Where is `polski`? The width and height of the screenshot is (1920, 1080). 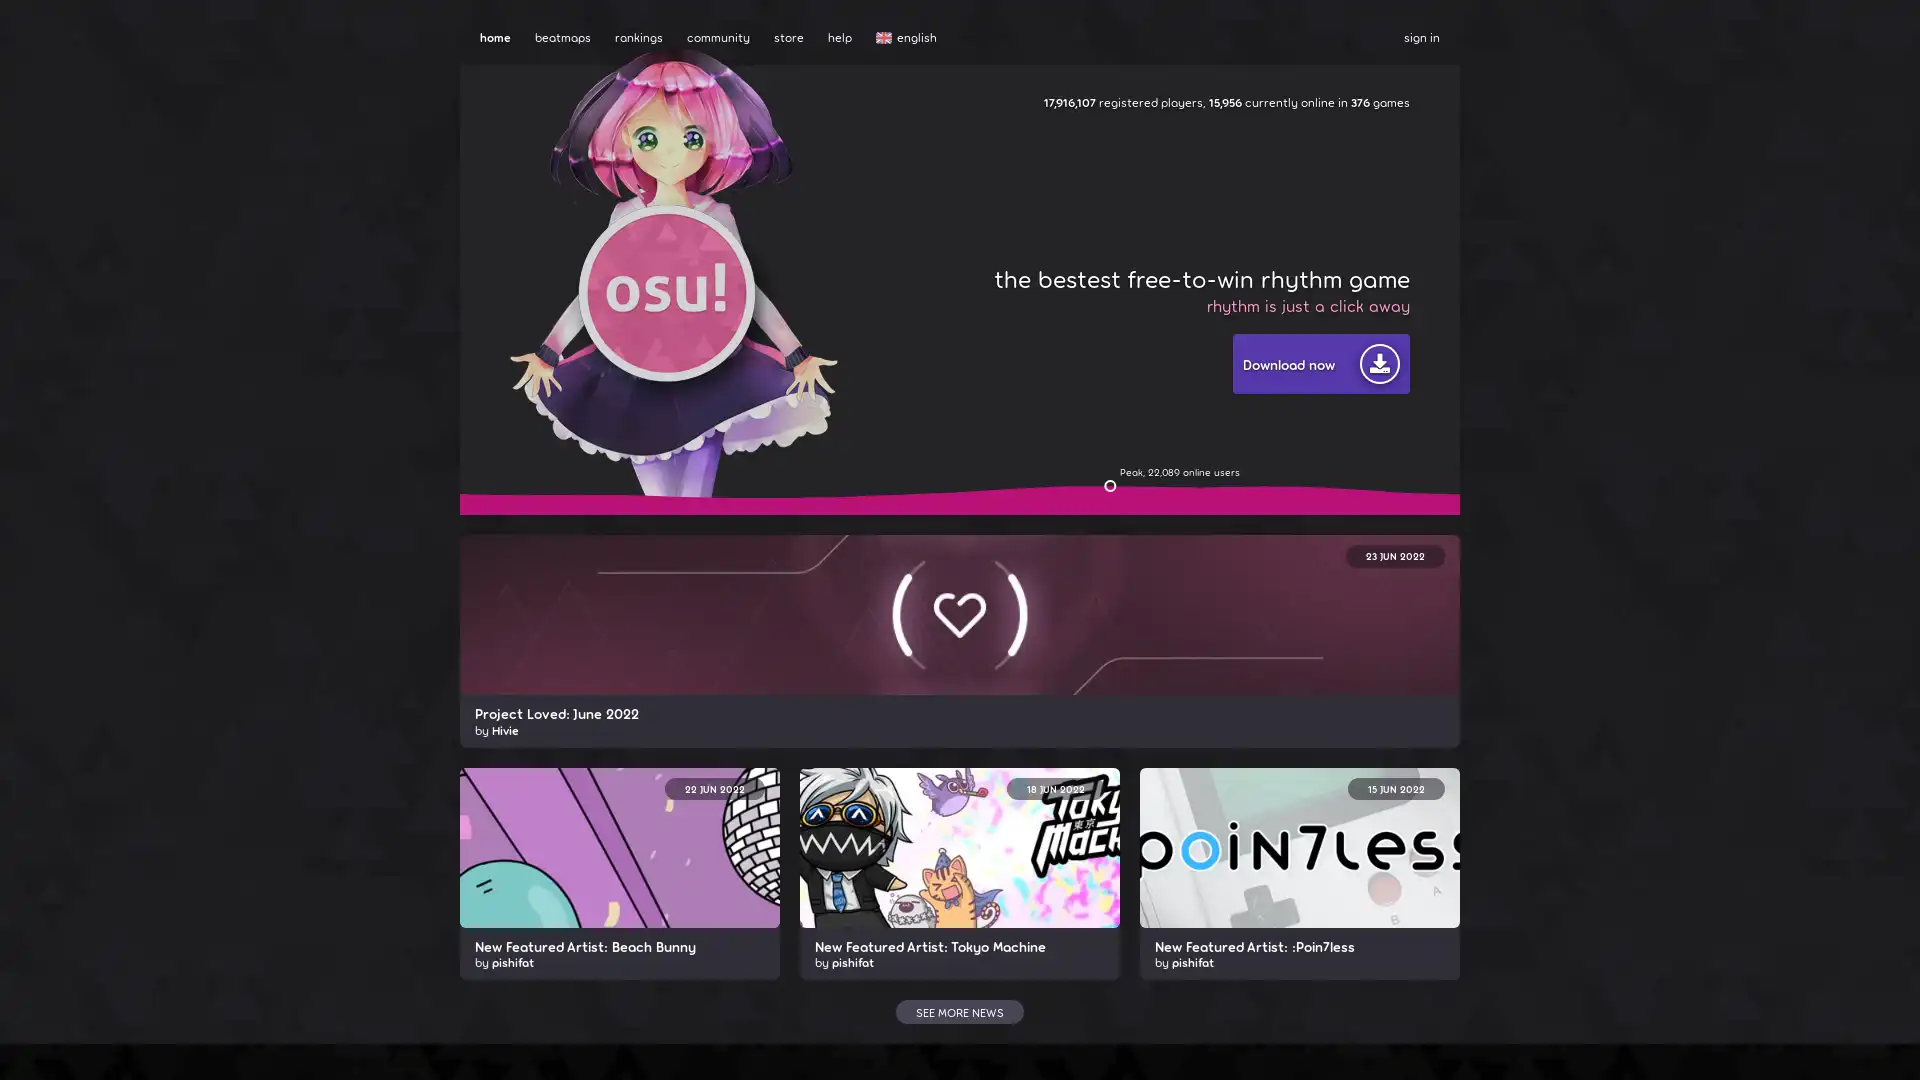
polski is located at coordinates (935, 521).